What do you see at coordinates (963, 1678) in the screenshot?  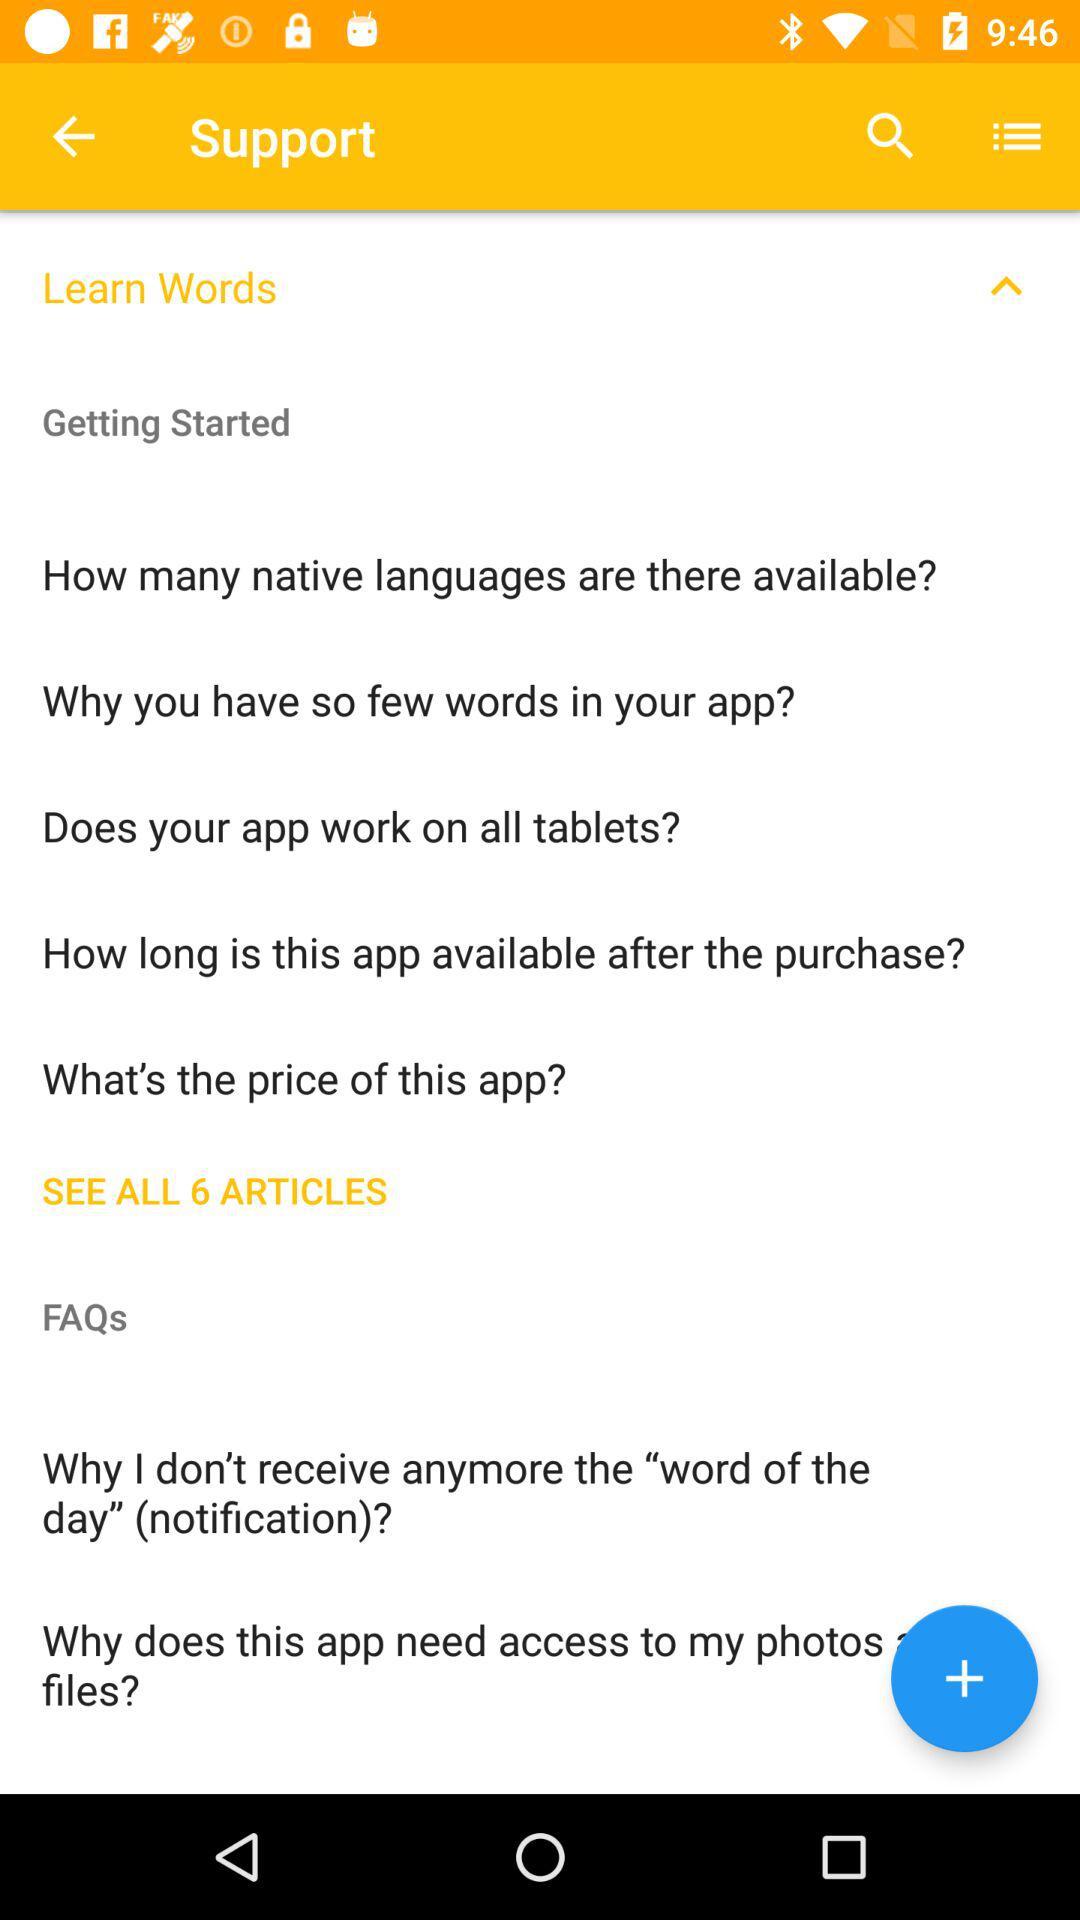 I see `a new page` at bounding box center [963, 1678].